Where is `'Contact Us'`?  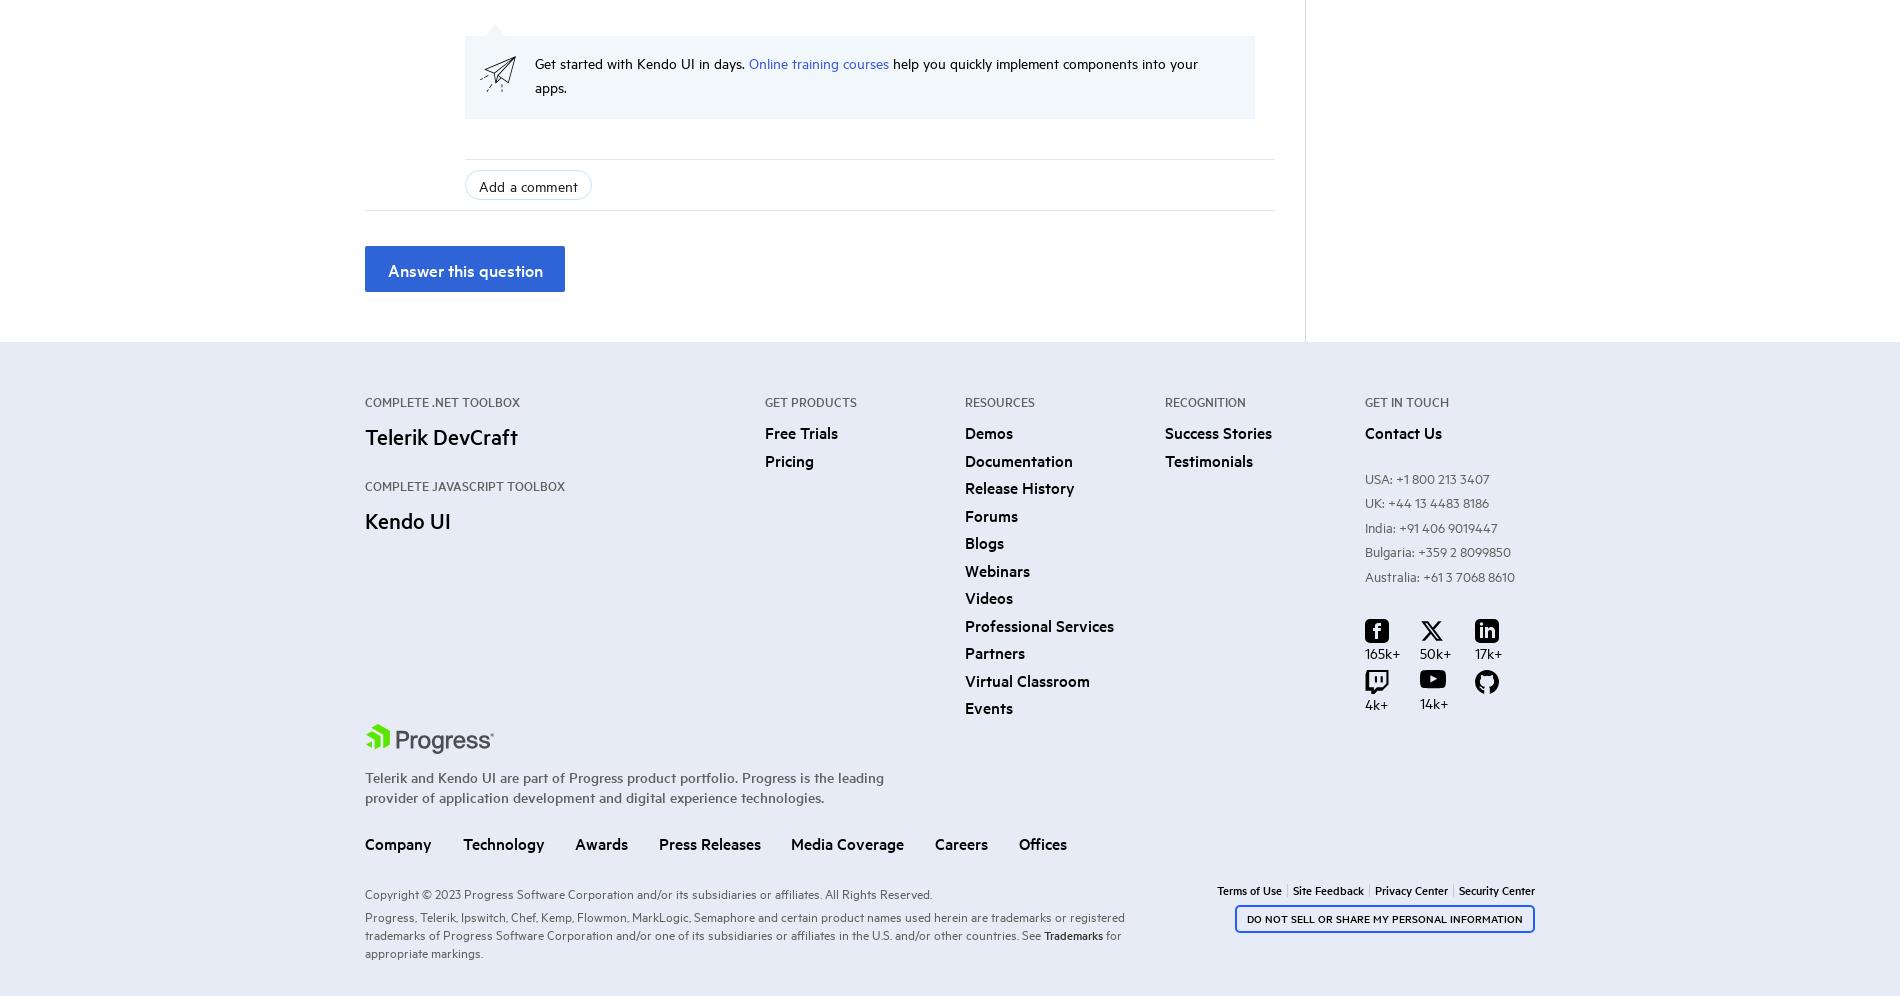 'Contact Us' is located at coordinates (1402, 431).